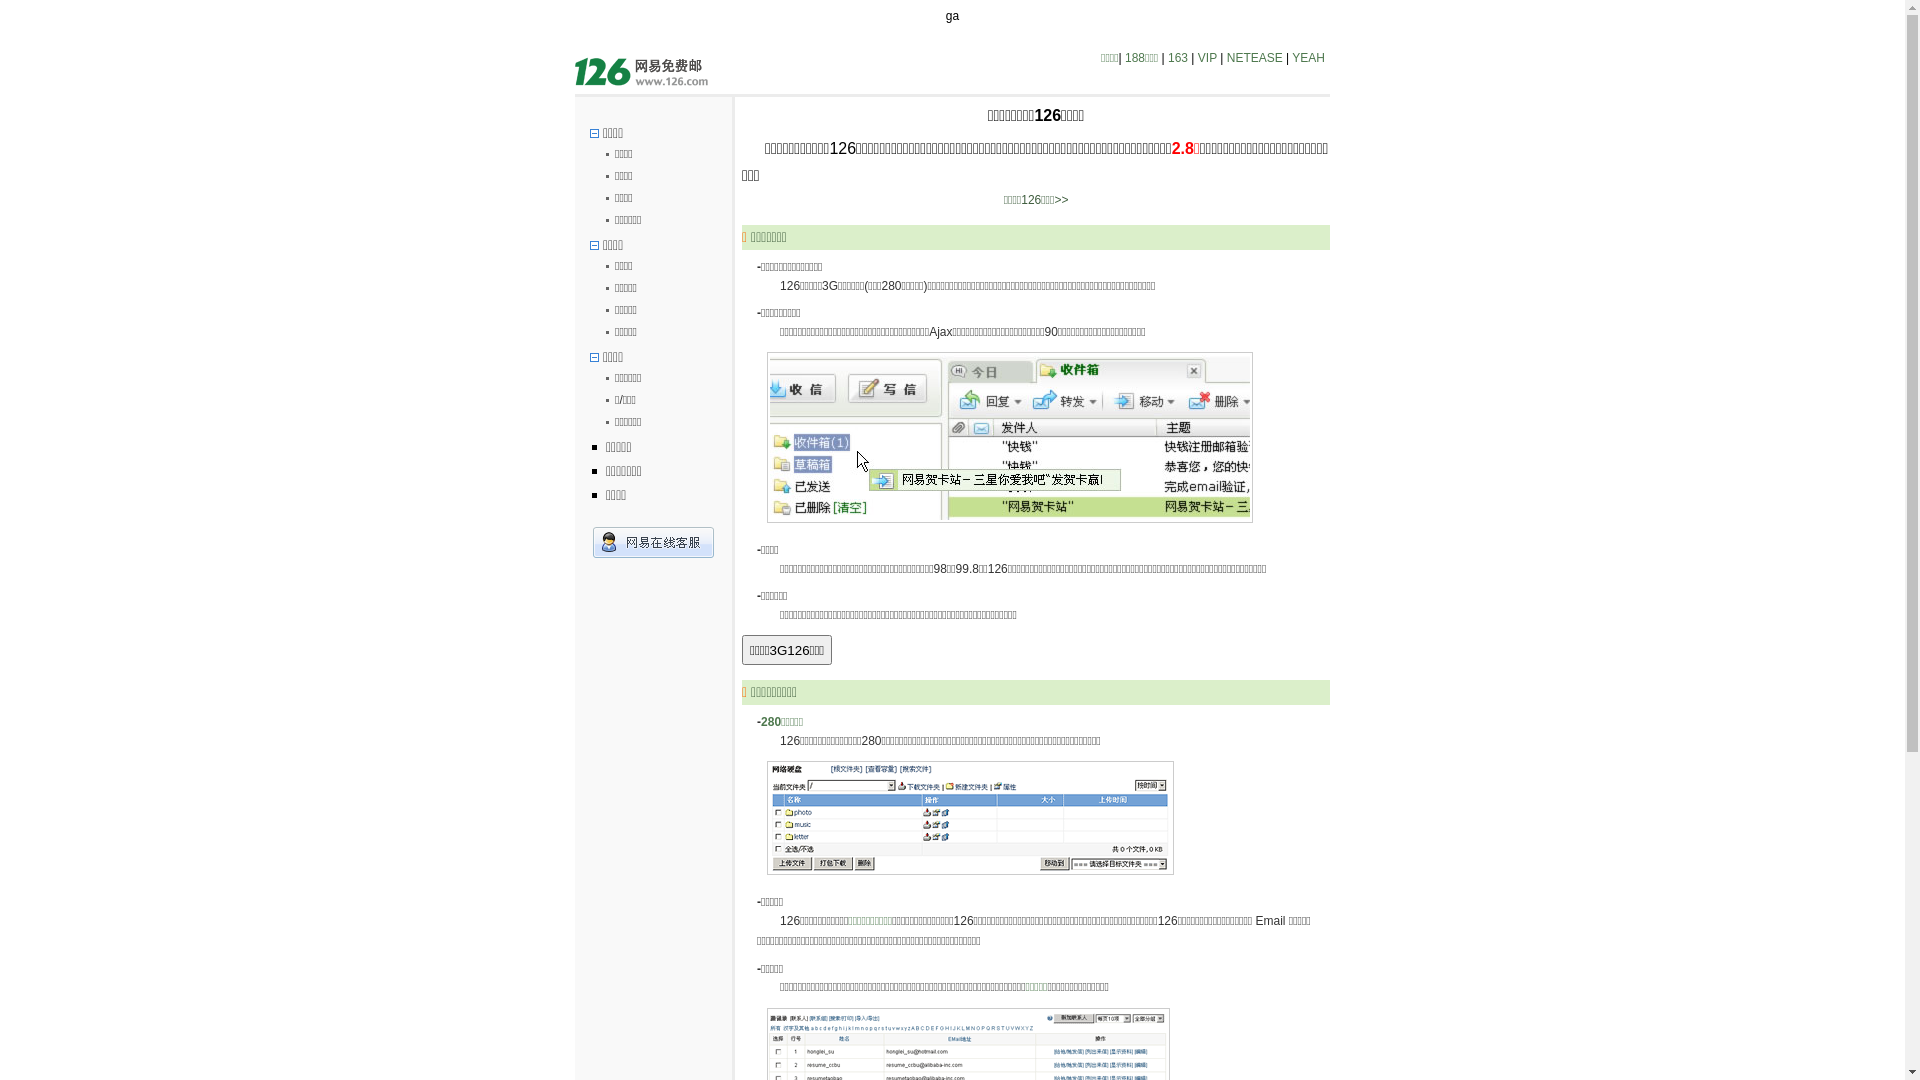 This screenshot has width=1920, height=1080. I want to click on '163', so click(1177, 56).